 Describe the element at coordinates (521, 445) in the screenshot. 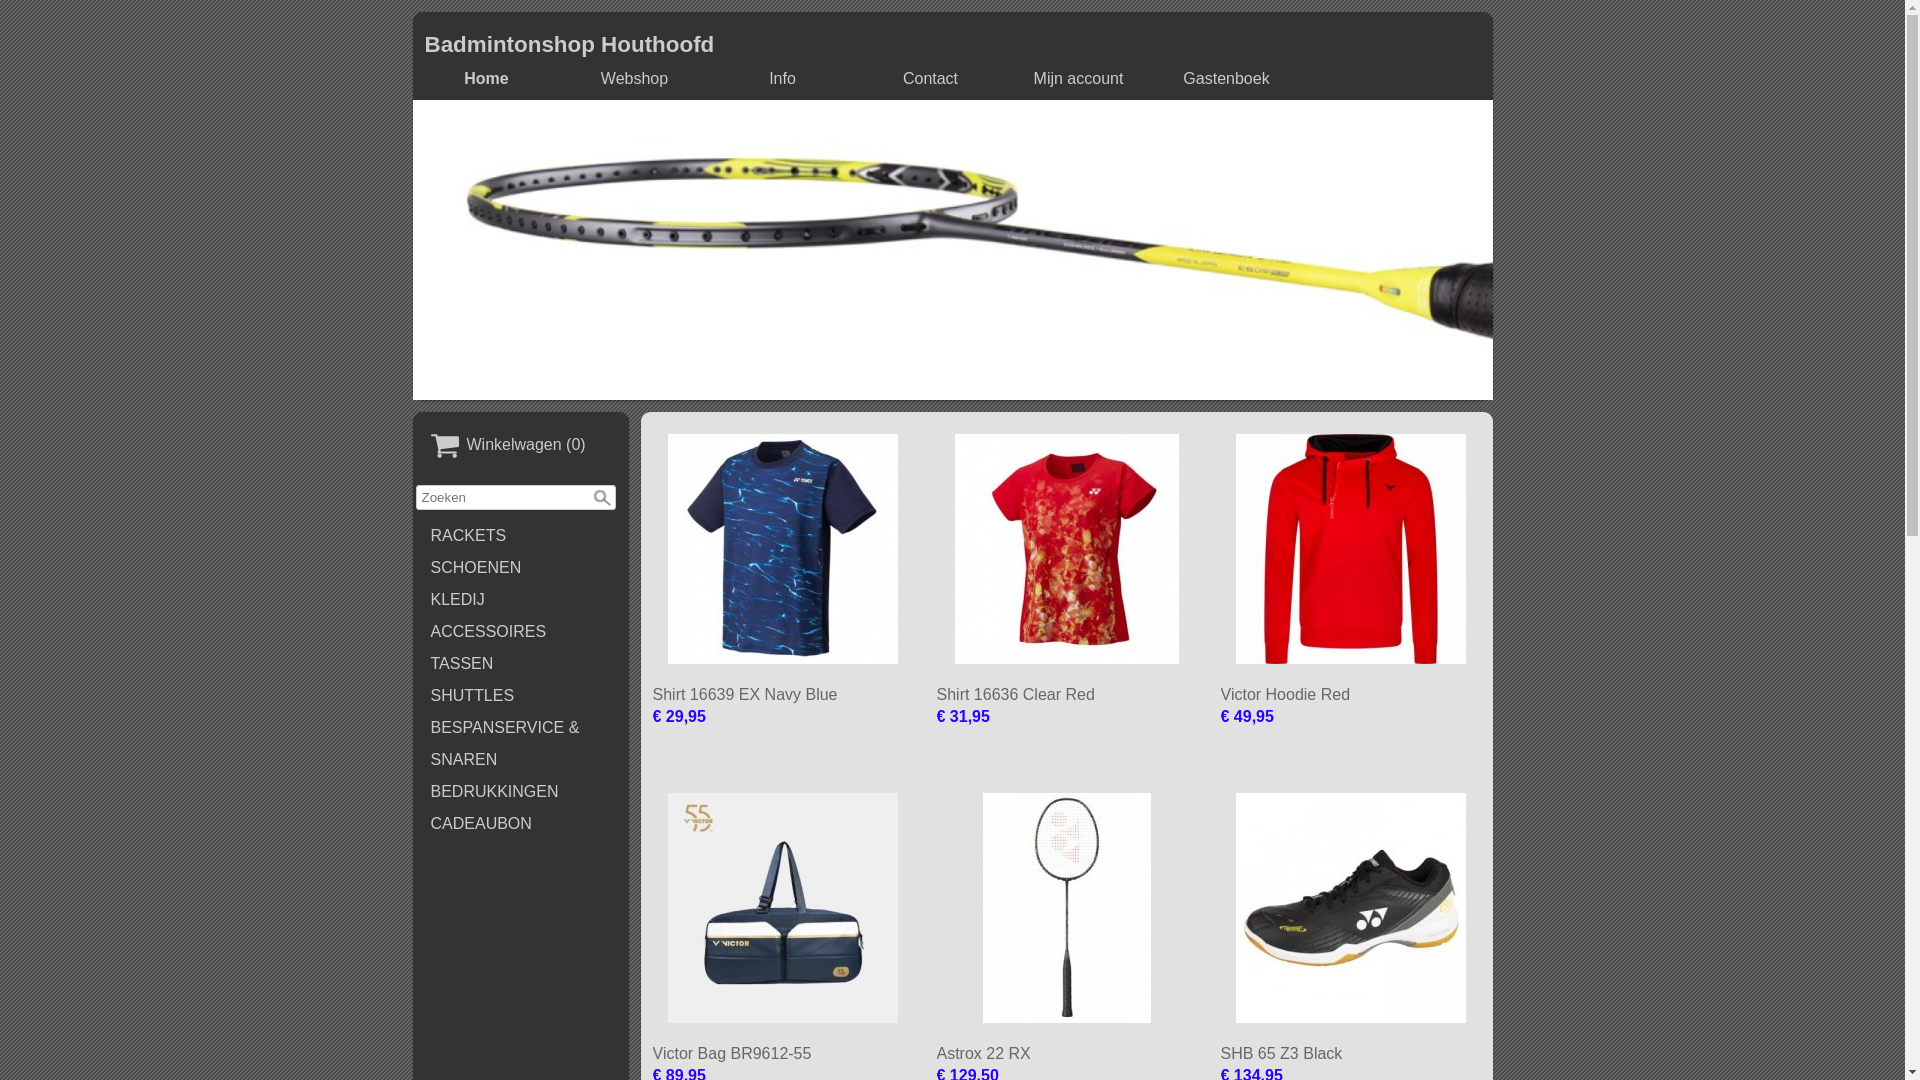

I see `'WinkelwagenWinkelwagen (0)'` at that location.